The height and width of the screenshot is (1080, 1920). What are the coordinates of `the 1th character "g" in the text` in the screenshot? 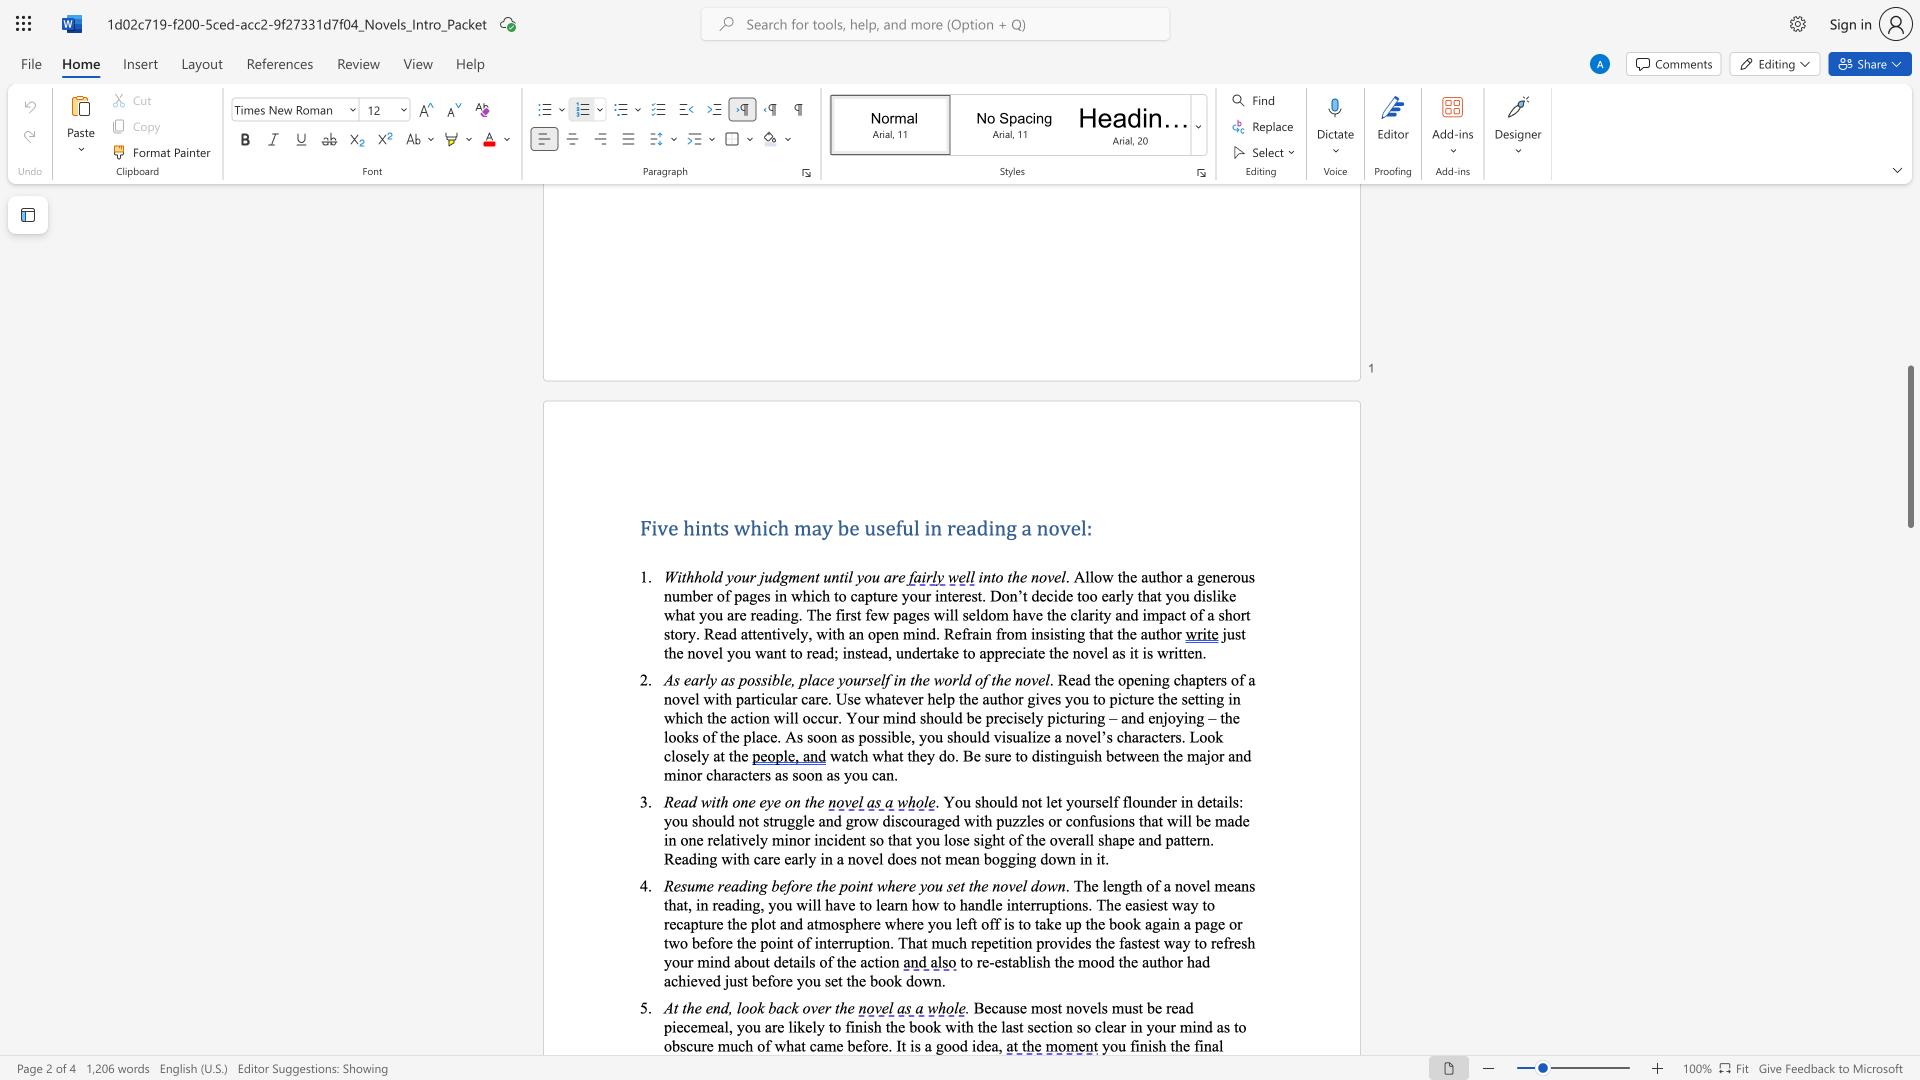 It's located at (938, 1044).